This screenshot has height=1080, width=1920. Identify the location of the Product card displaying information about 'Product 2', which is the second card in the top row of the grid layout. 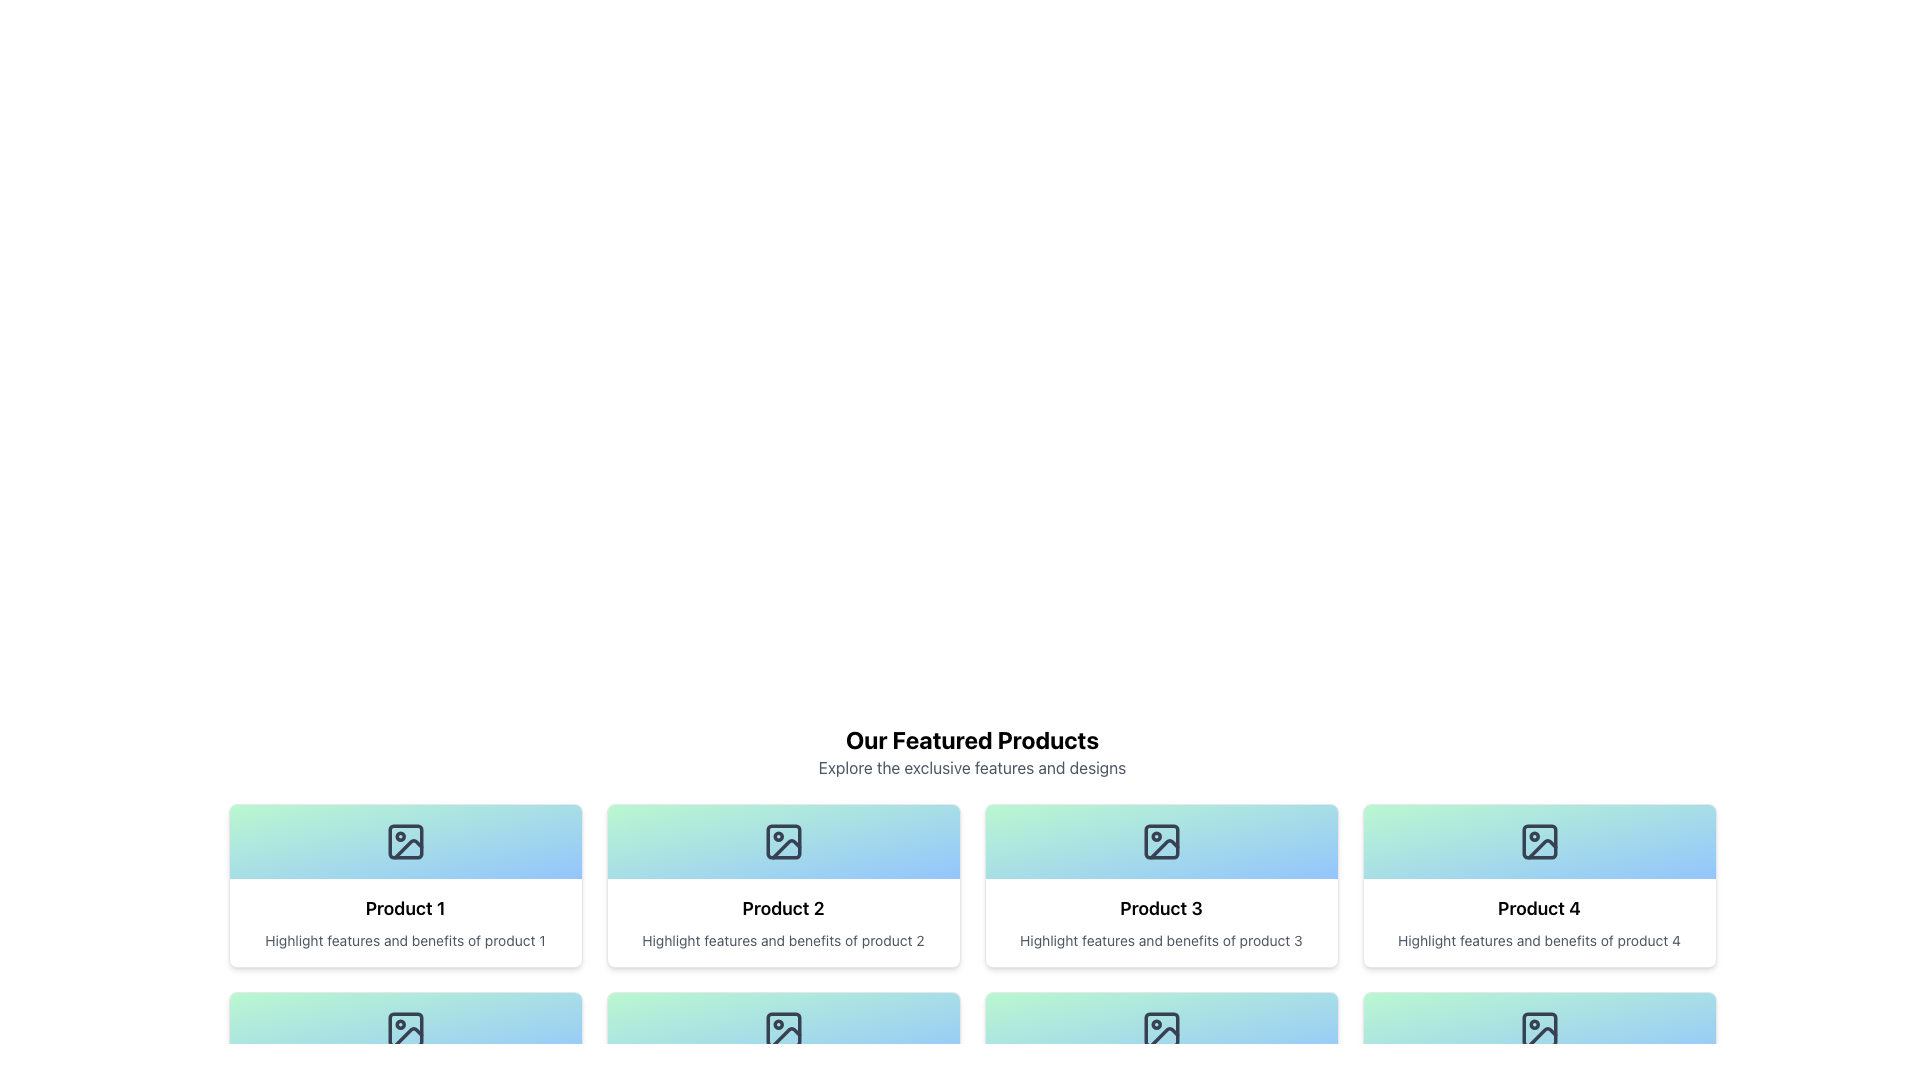
(782, 885).